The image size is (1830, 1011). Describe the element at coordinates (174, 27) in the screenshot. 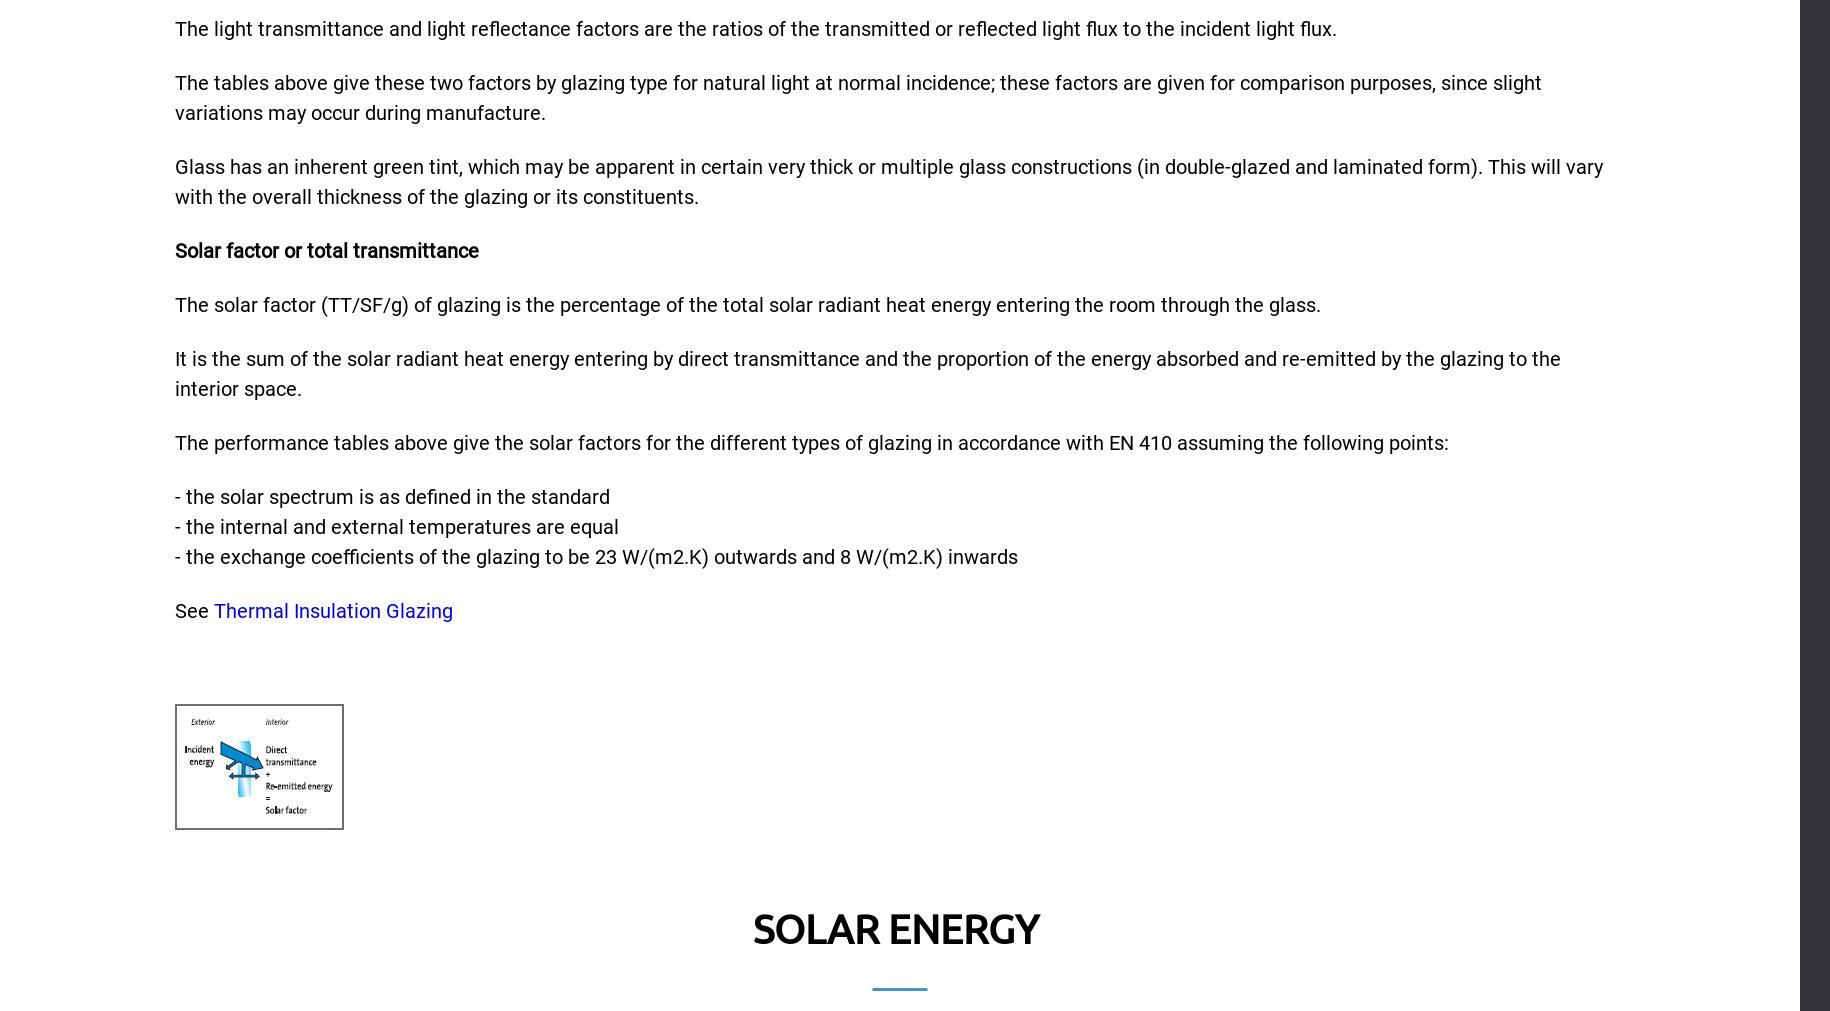

I see `'The light transmittance and light reflectance factors are the ratios of the transmitted or reflected light flux to the incident light flux.'` at that location.